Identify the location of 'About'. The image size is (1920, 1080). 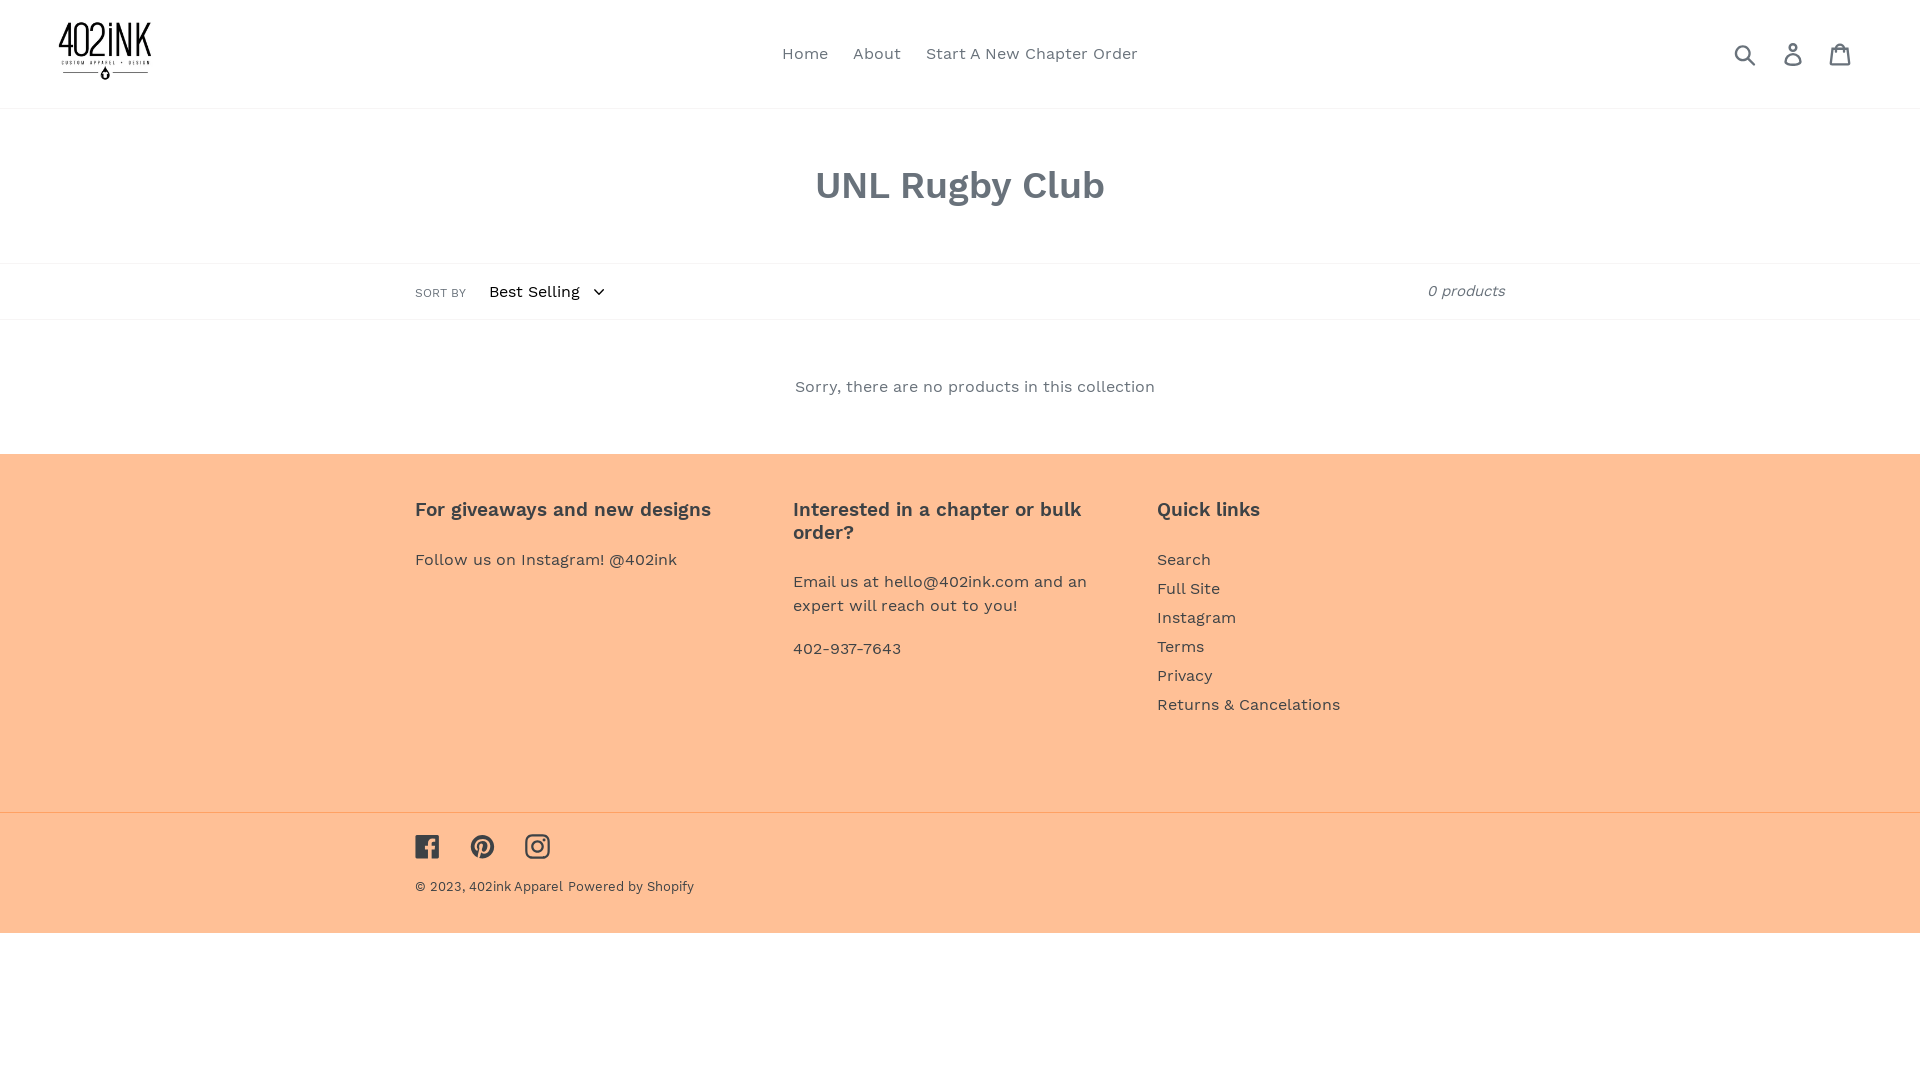
(877, 53).